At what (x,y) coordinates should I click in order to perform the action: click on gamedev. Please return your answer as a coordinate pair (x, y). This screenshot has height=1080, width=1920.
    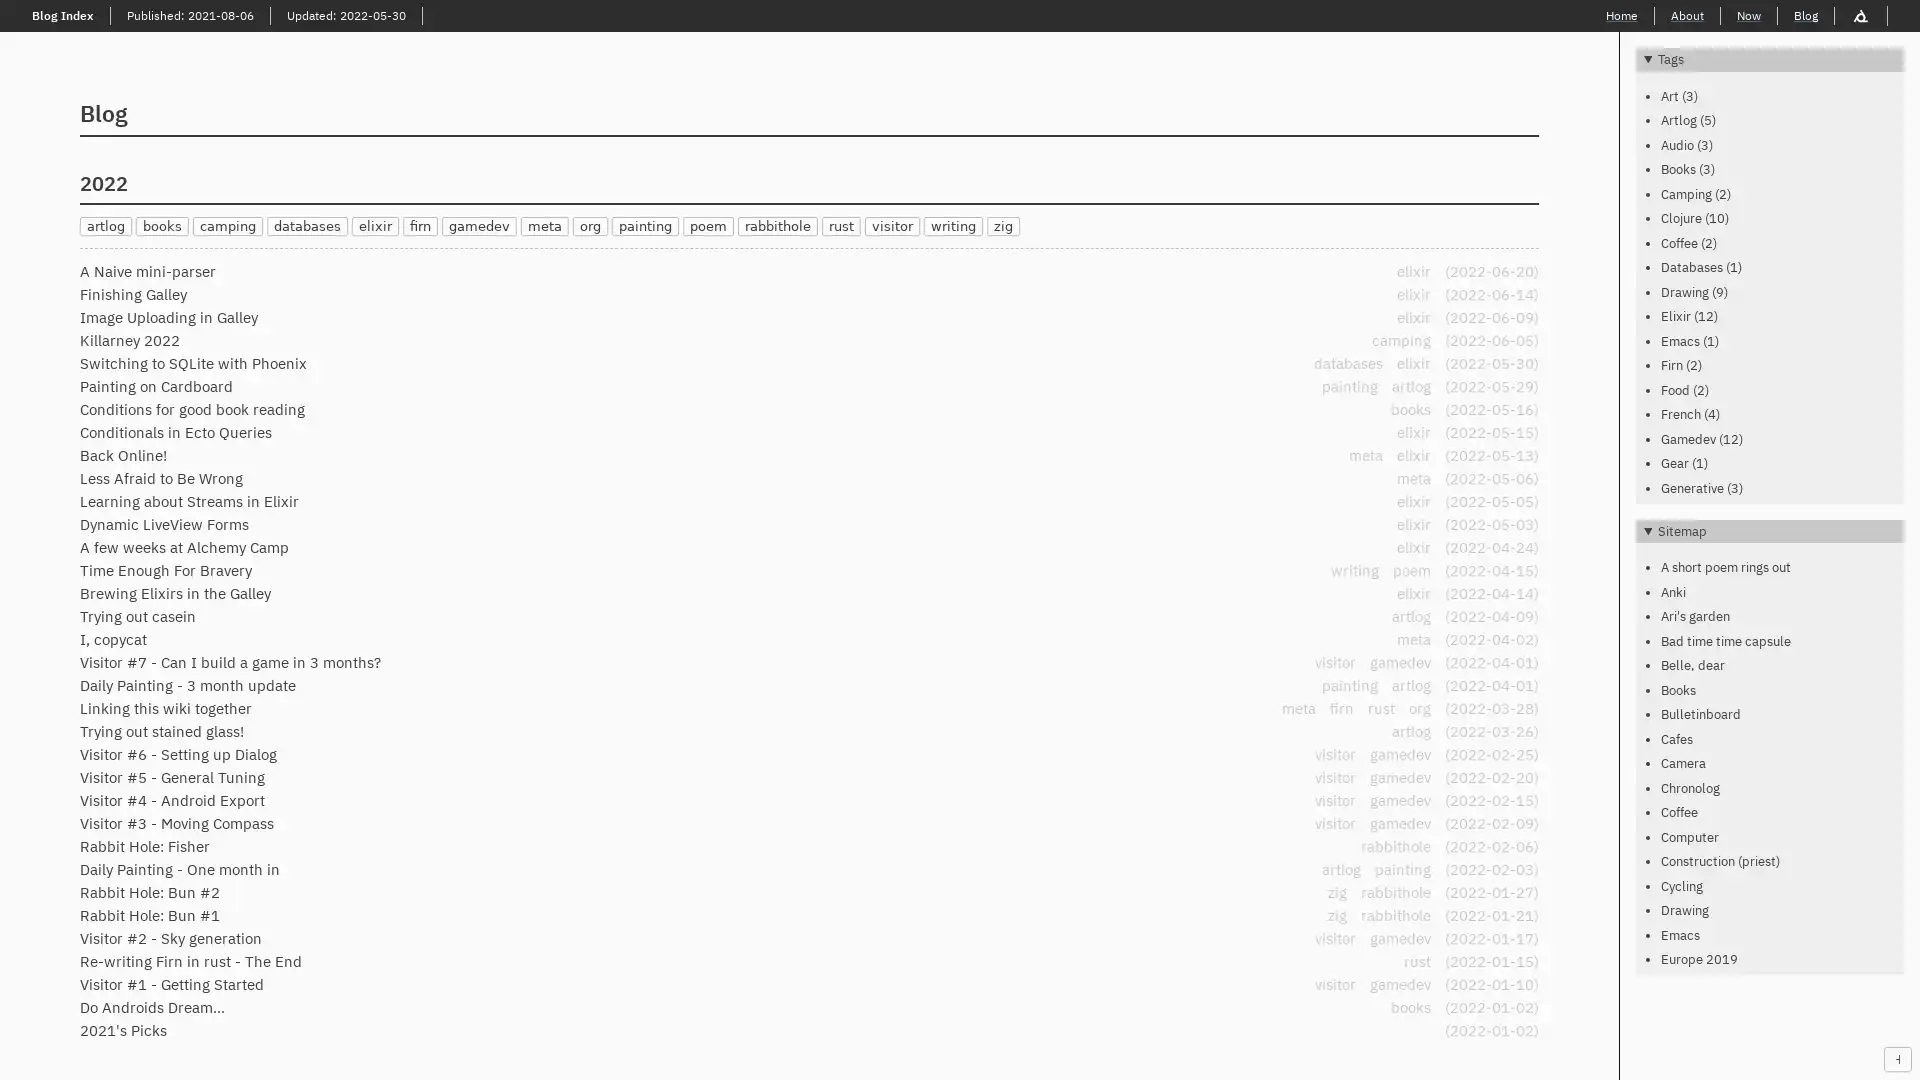
    Looking at the image, I should click on (478, 225).